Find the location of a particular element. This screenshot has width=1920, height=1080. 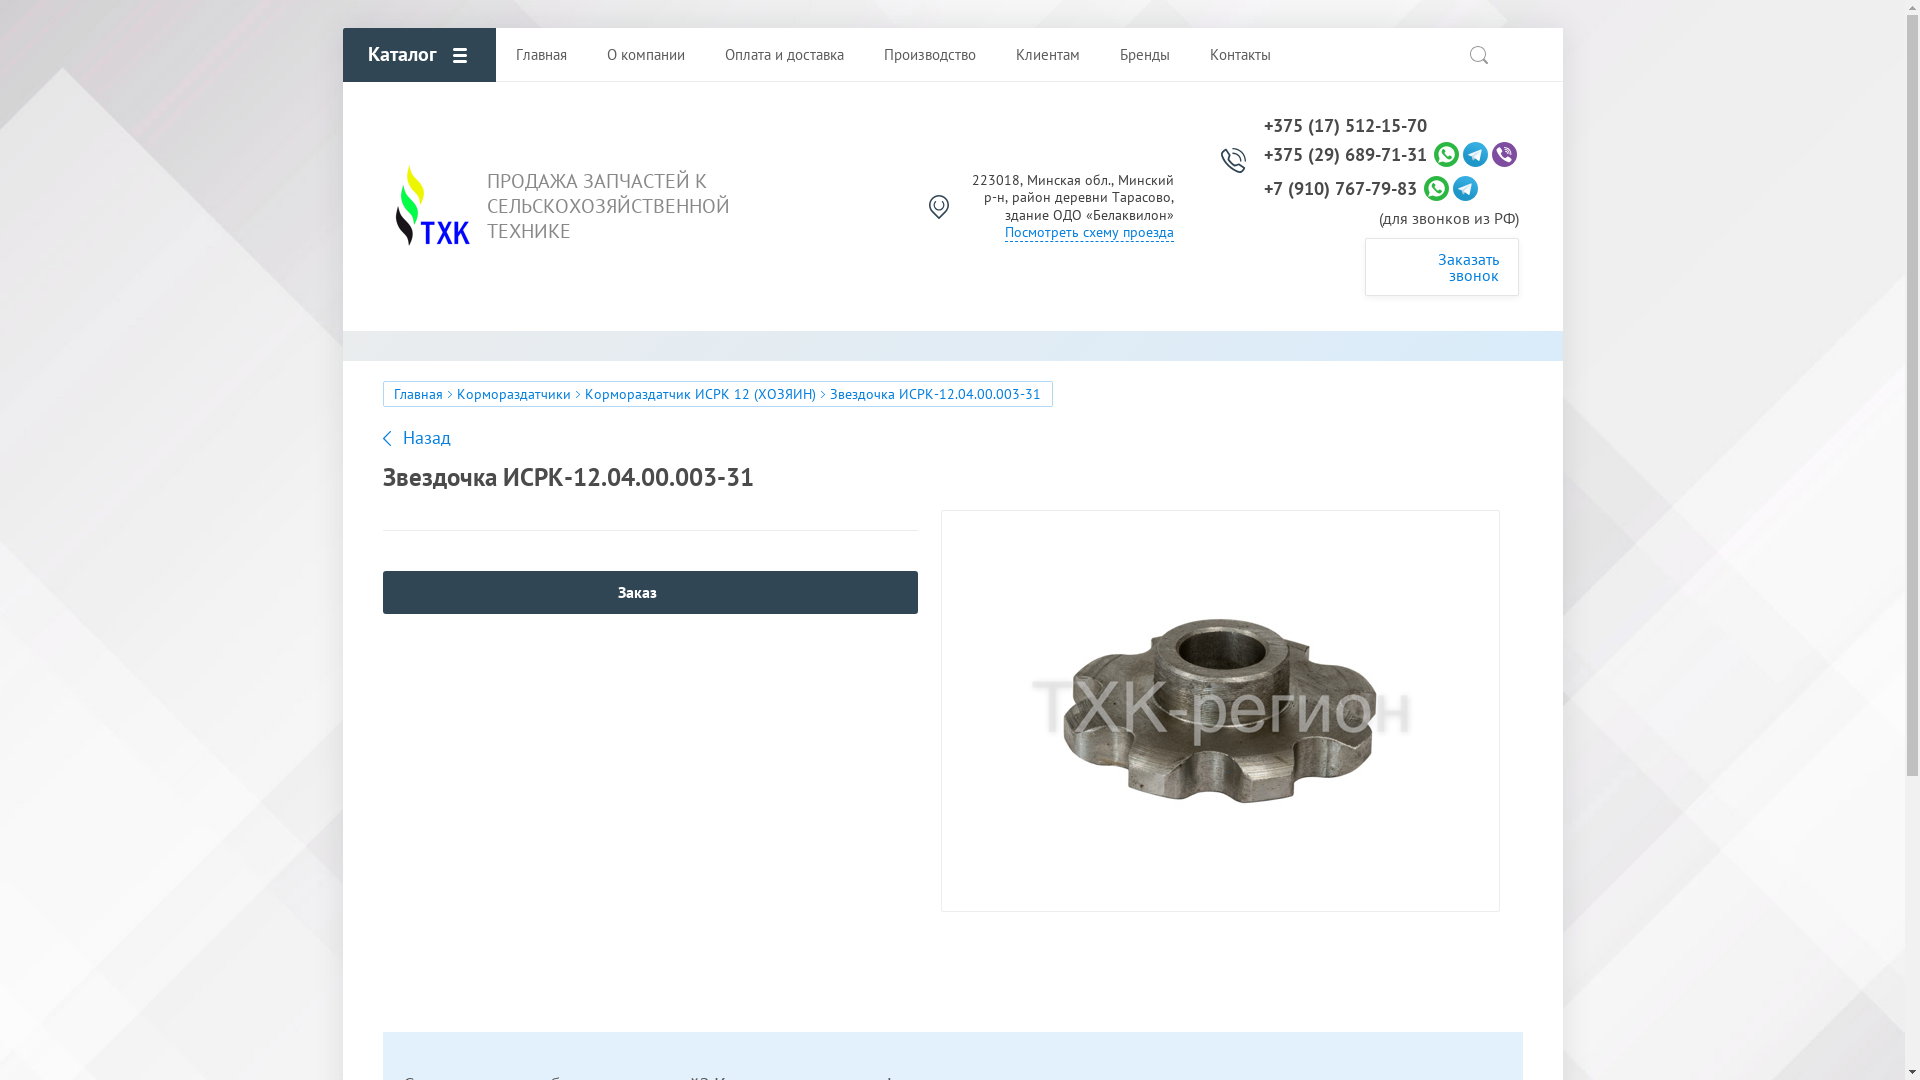

'+7 (910) 767-79-83' is located at coordinates (1340, 189).